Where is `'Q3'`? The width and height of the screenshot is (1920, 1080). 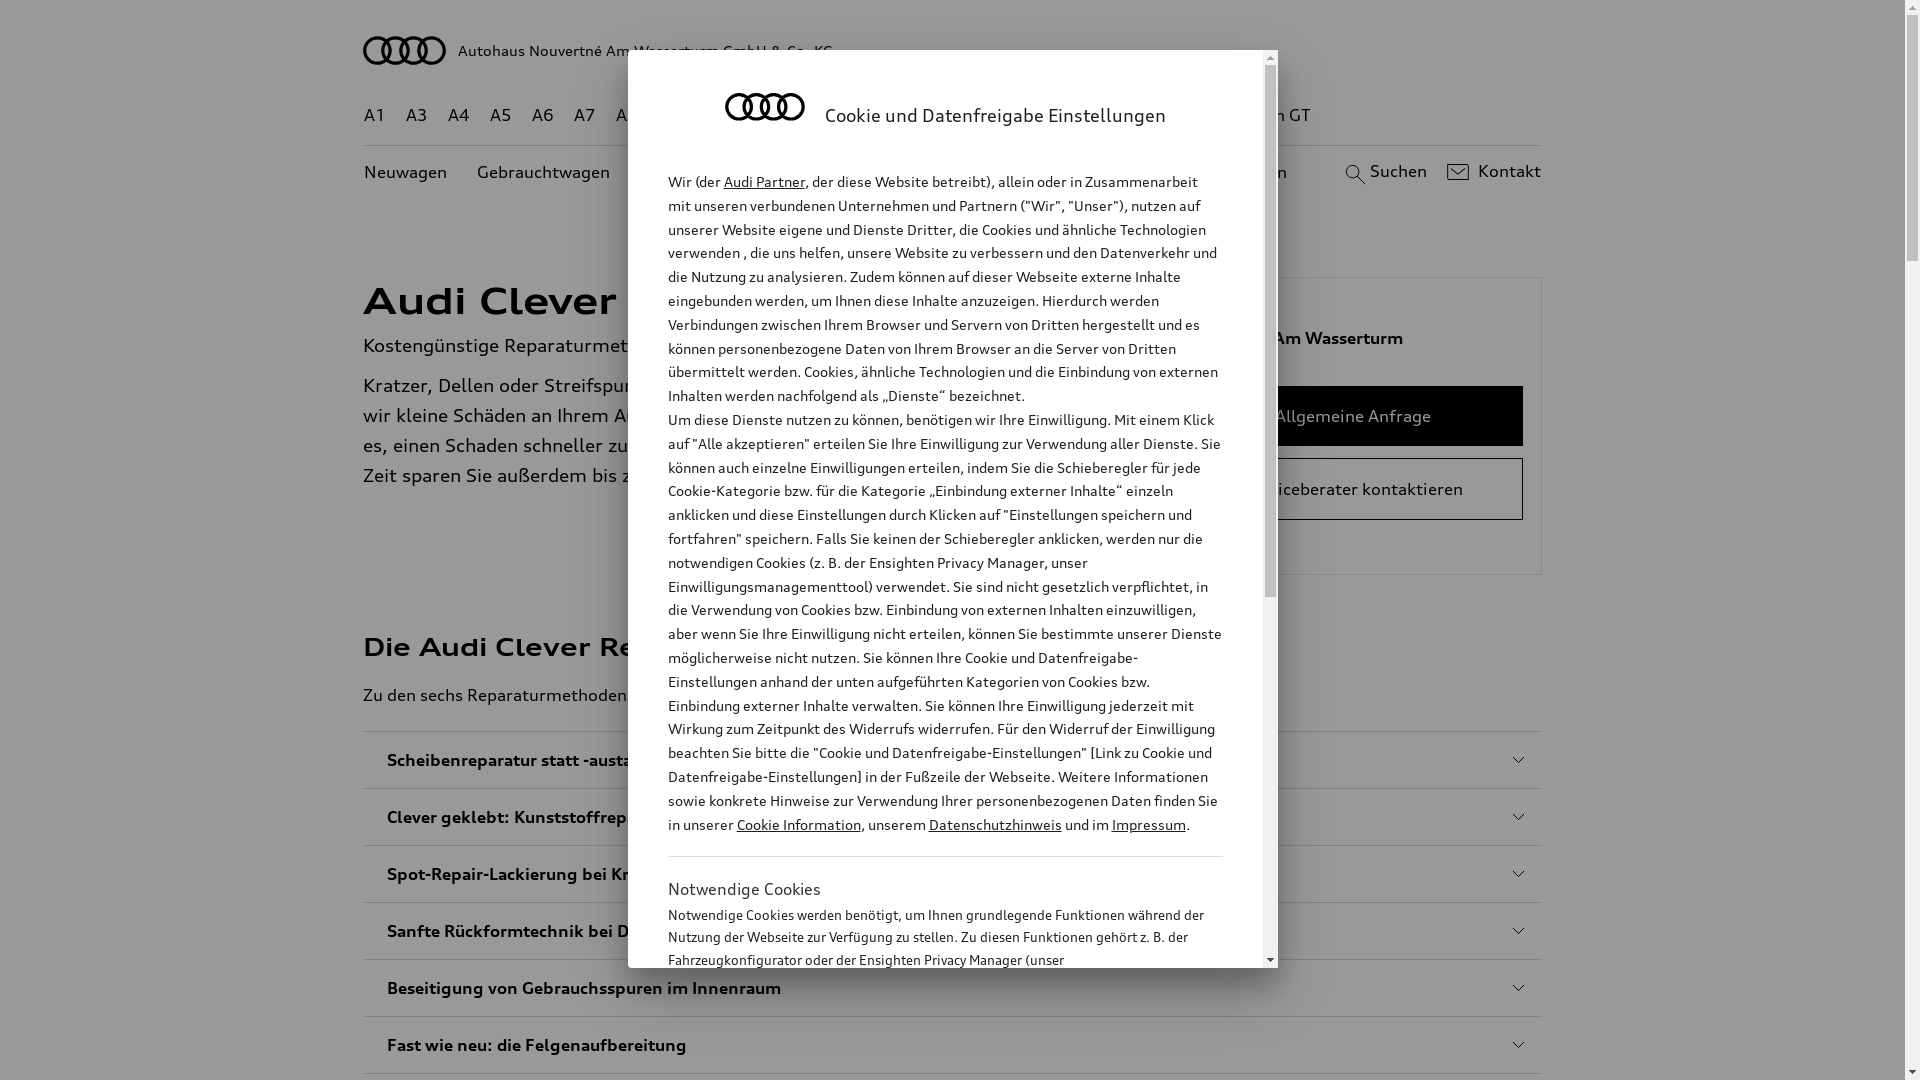
'Q3' is located at coordinates (712, 115).